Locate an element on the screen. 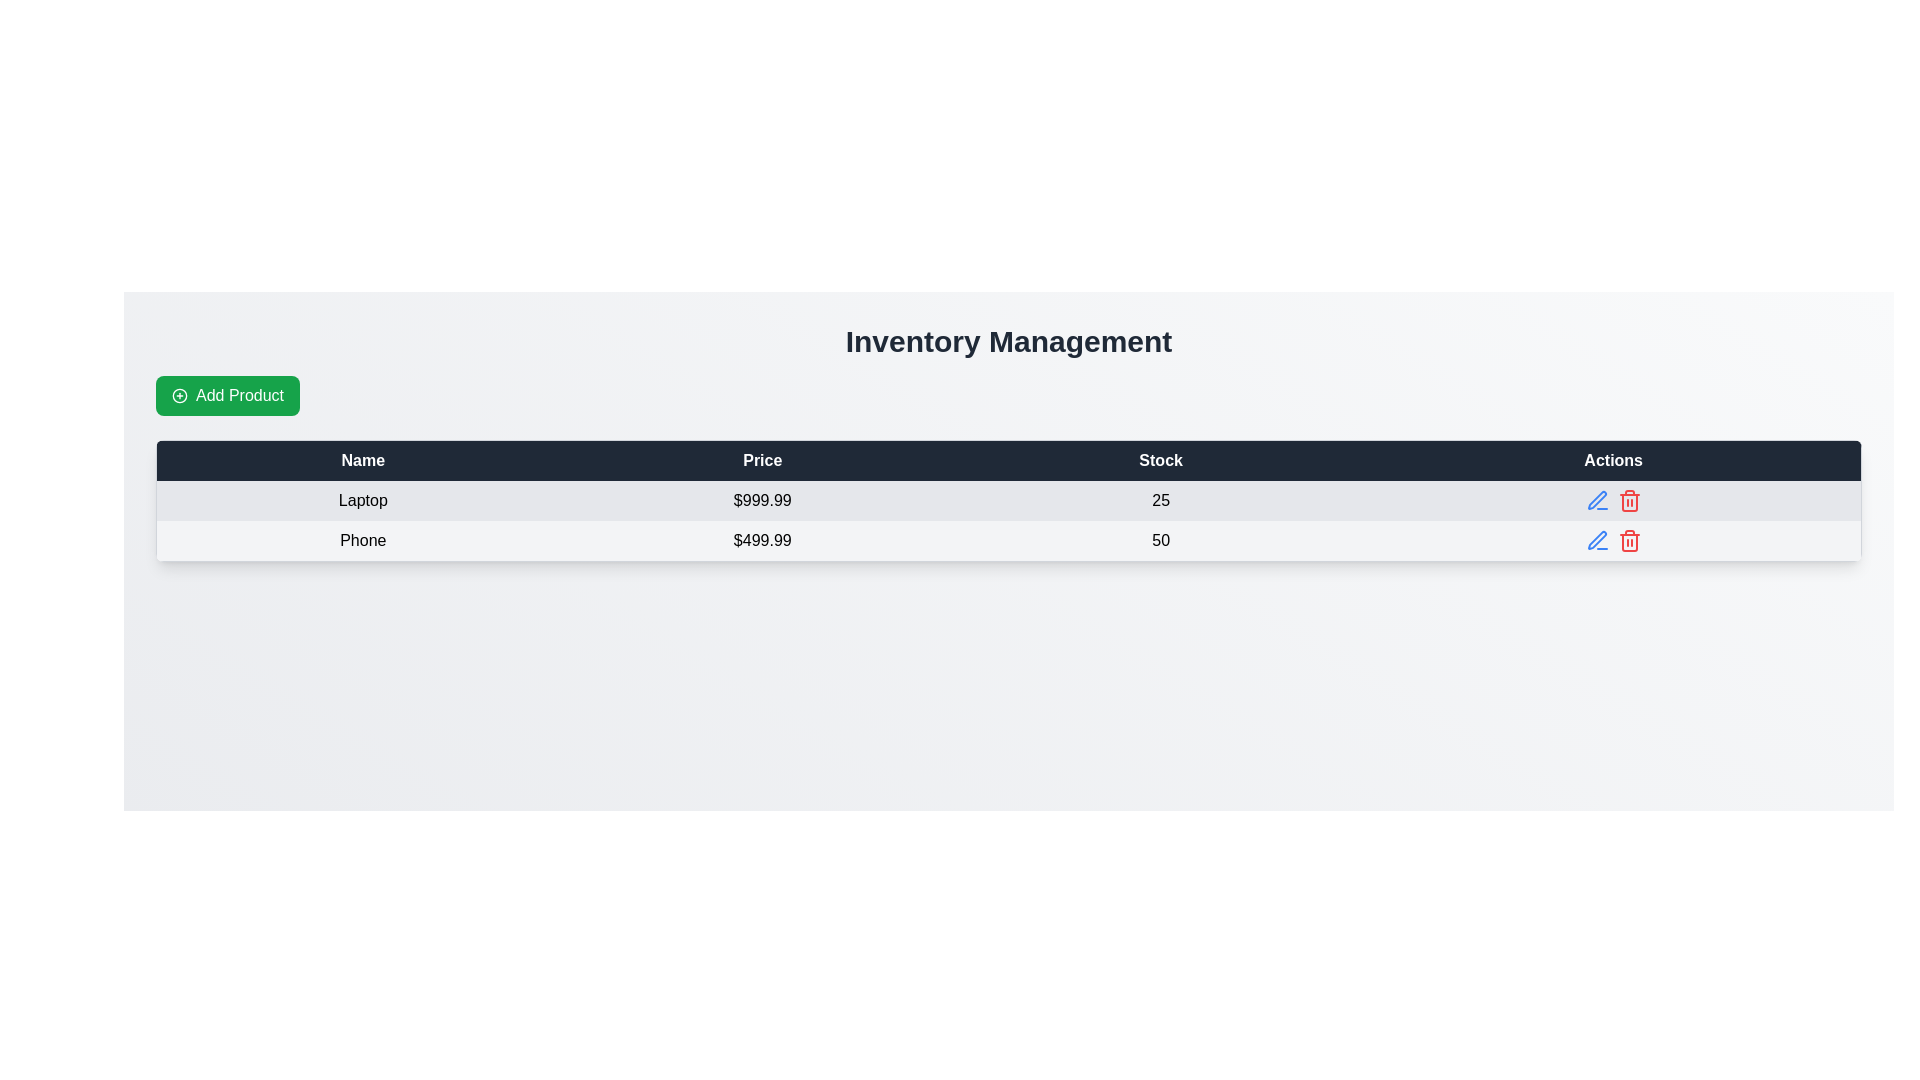  the first row of the Inventory Management table containing 'Laptop', '$999.99', and '25' is located at coordinates (1008, 500).